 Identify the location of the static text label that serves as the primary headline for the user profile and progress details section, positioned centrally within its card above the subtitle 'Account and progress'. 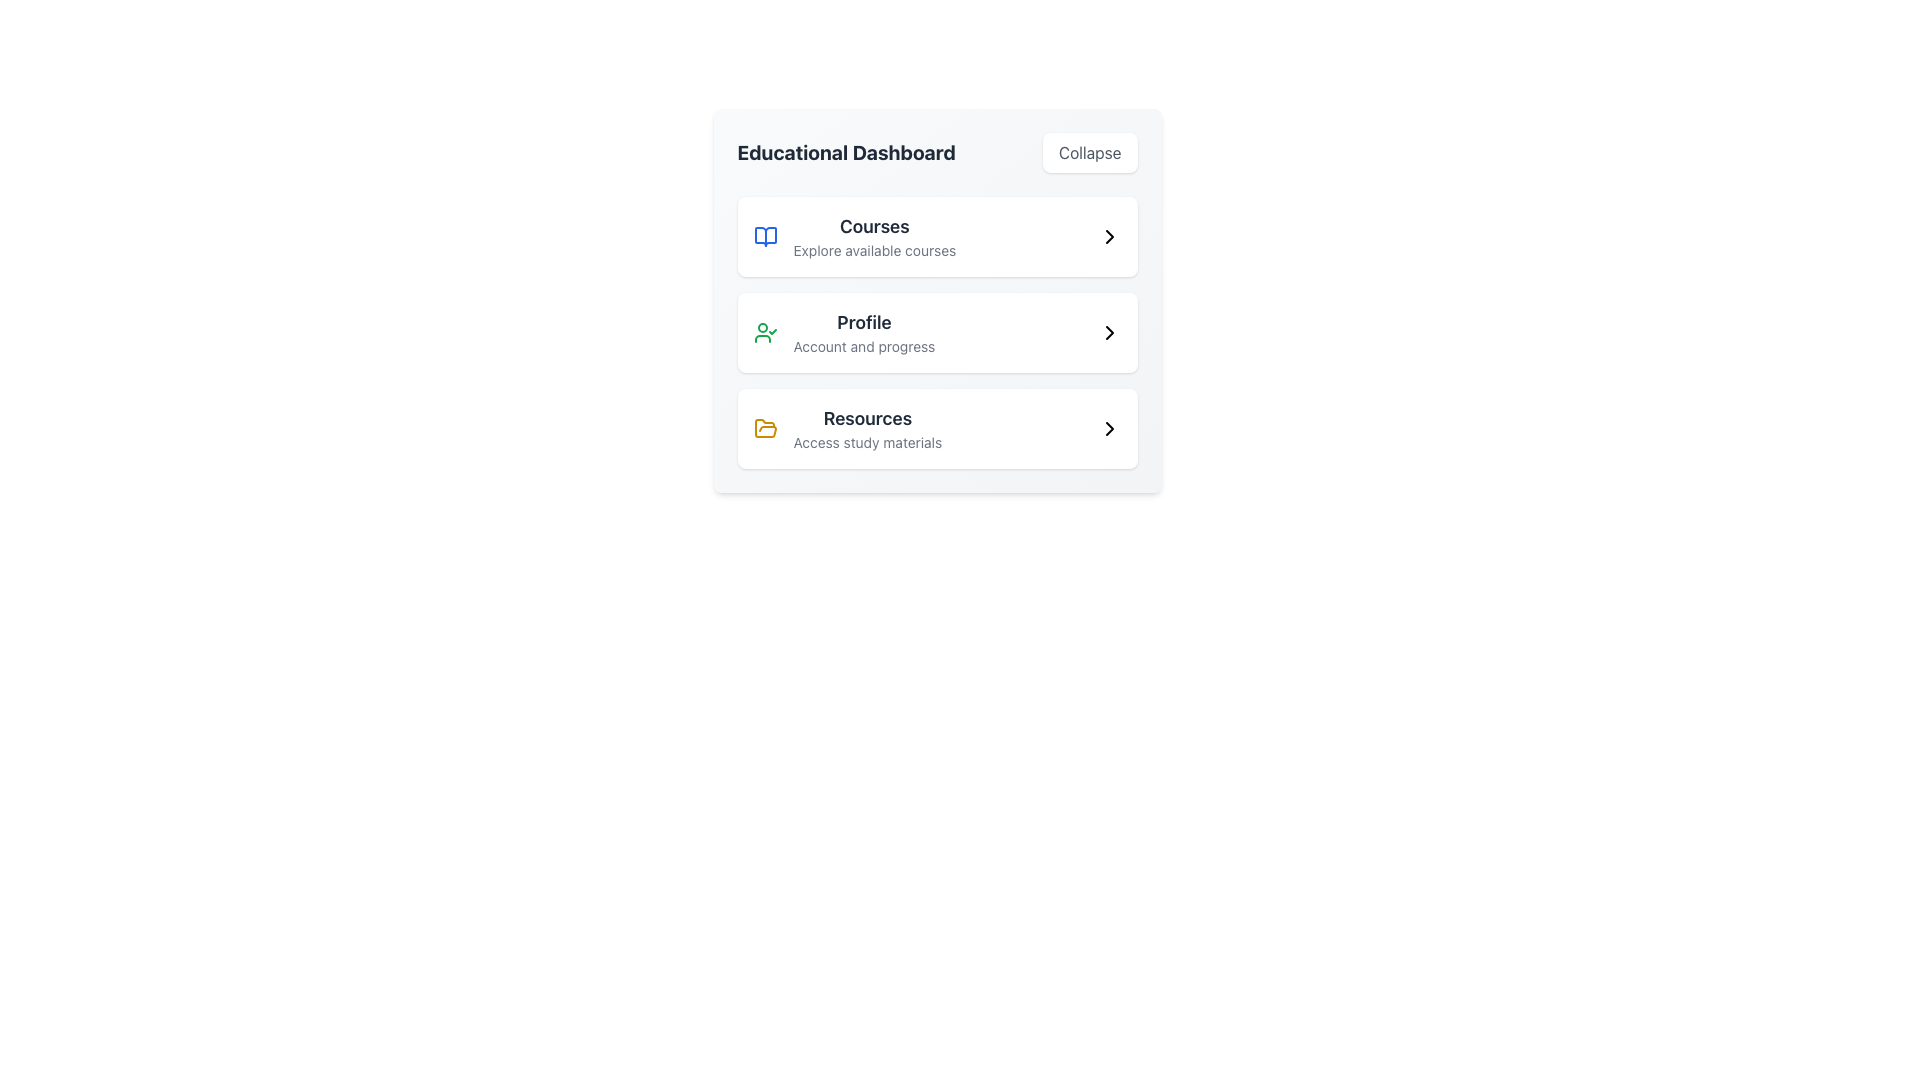
(864, 322).